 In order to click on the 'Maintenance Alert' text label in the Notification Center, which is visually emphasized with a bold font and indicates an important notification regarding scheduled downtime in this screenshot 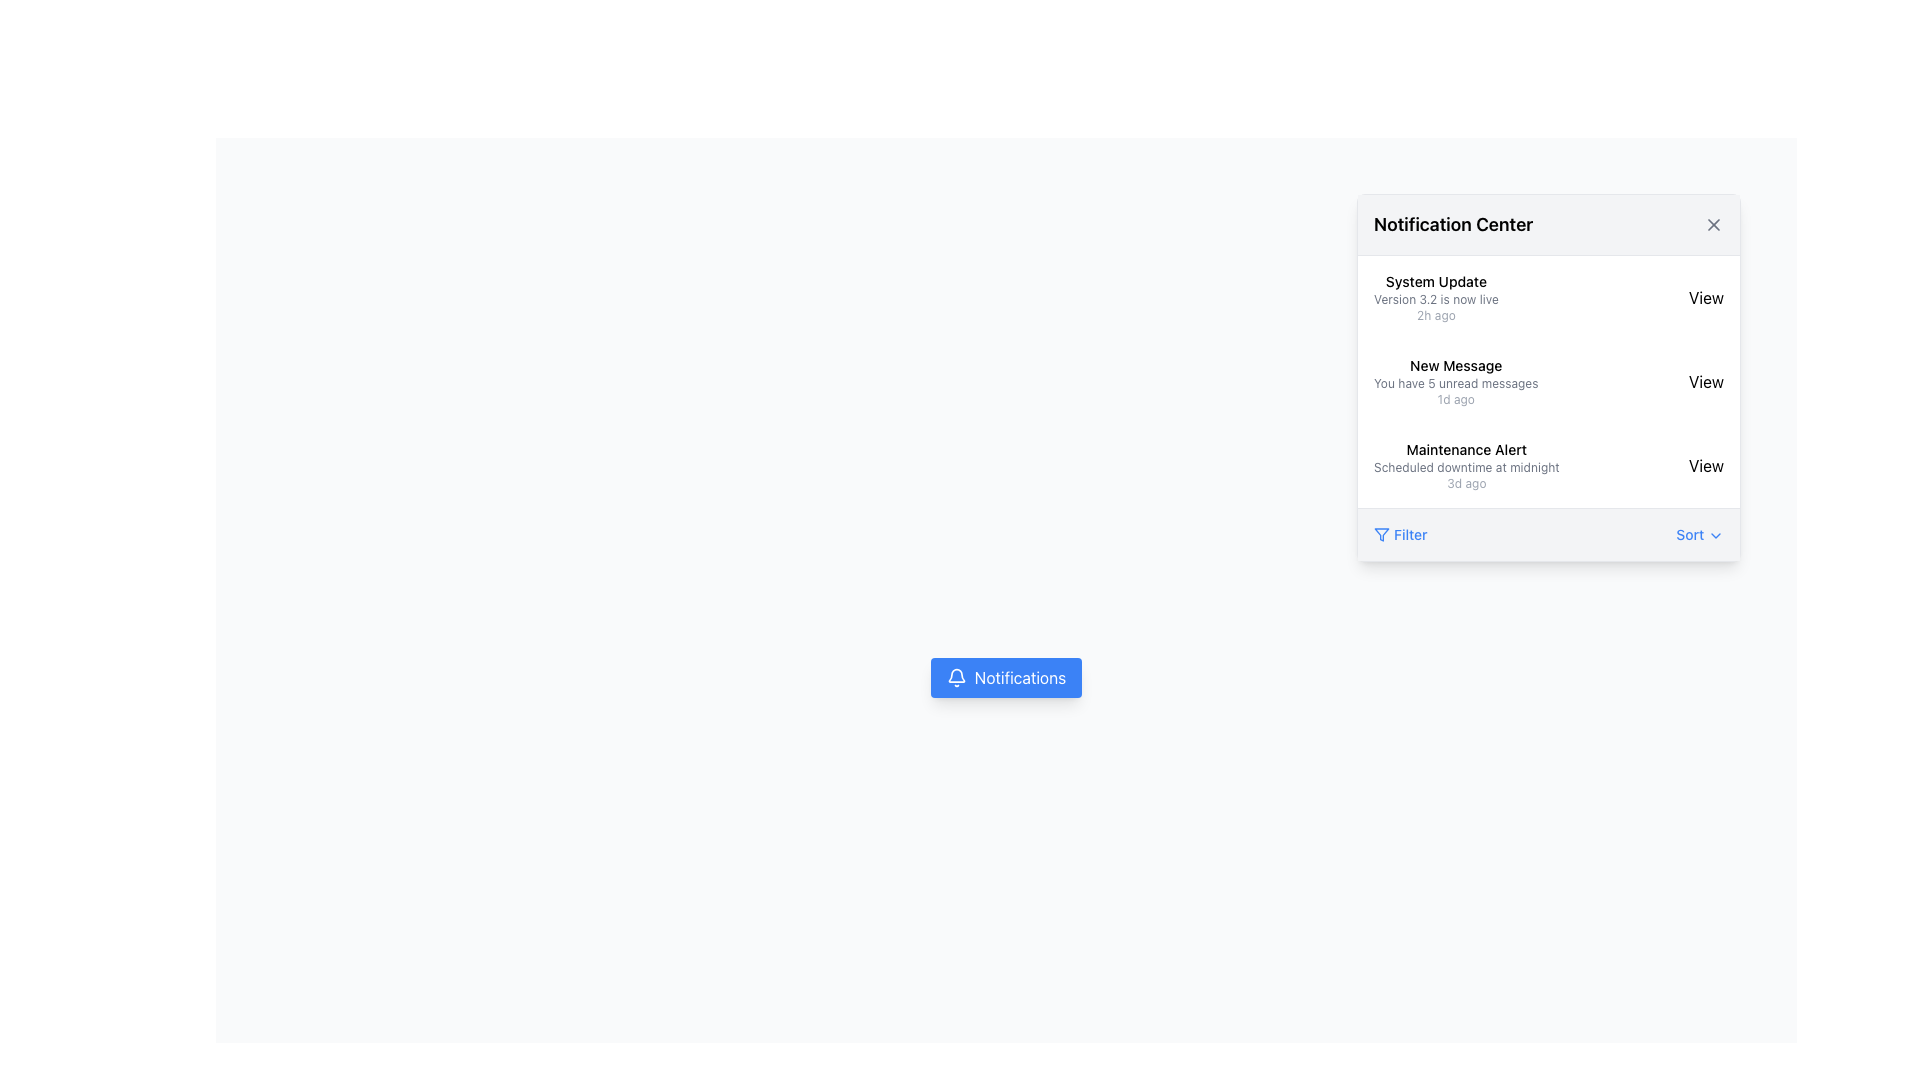, I will do `click(1466, 450)`.